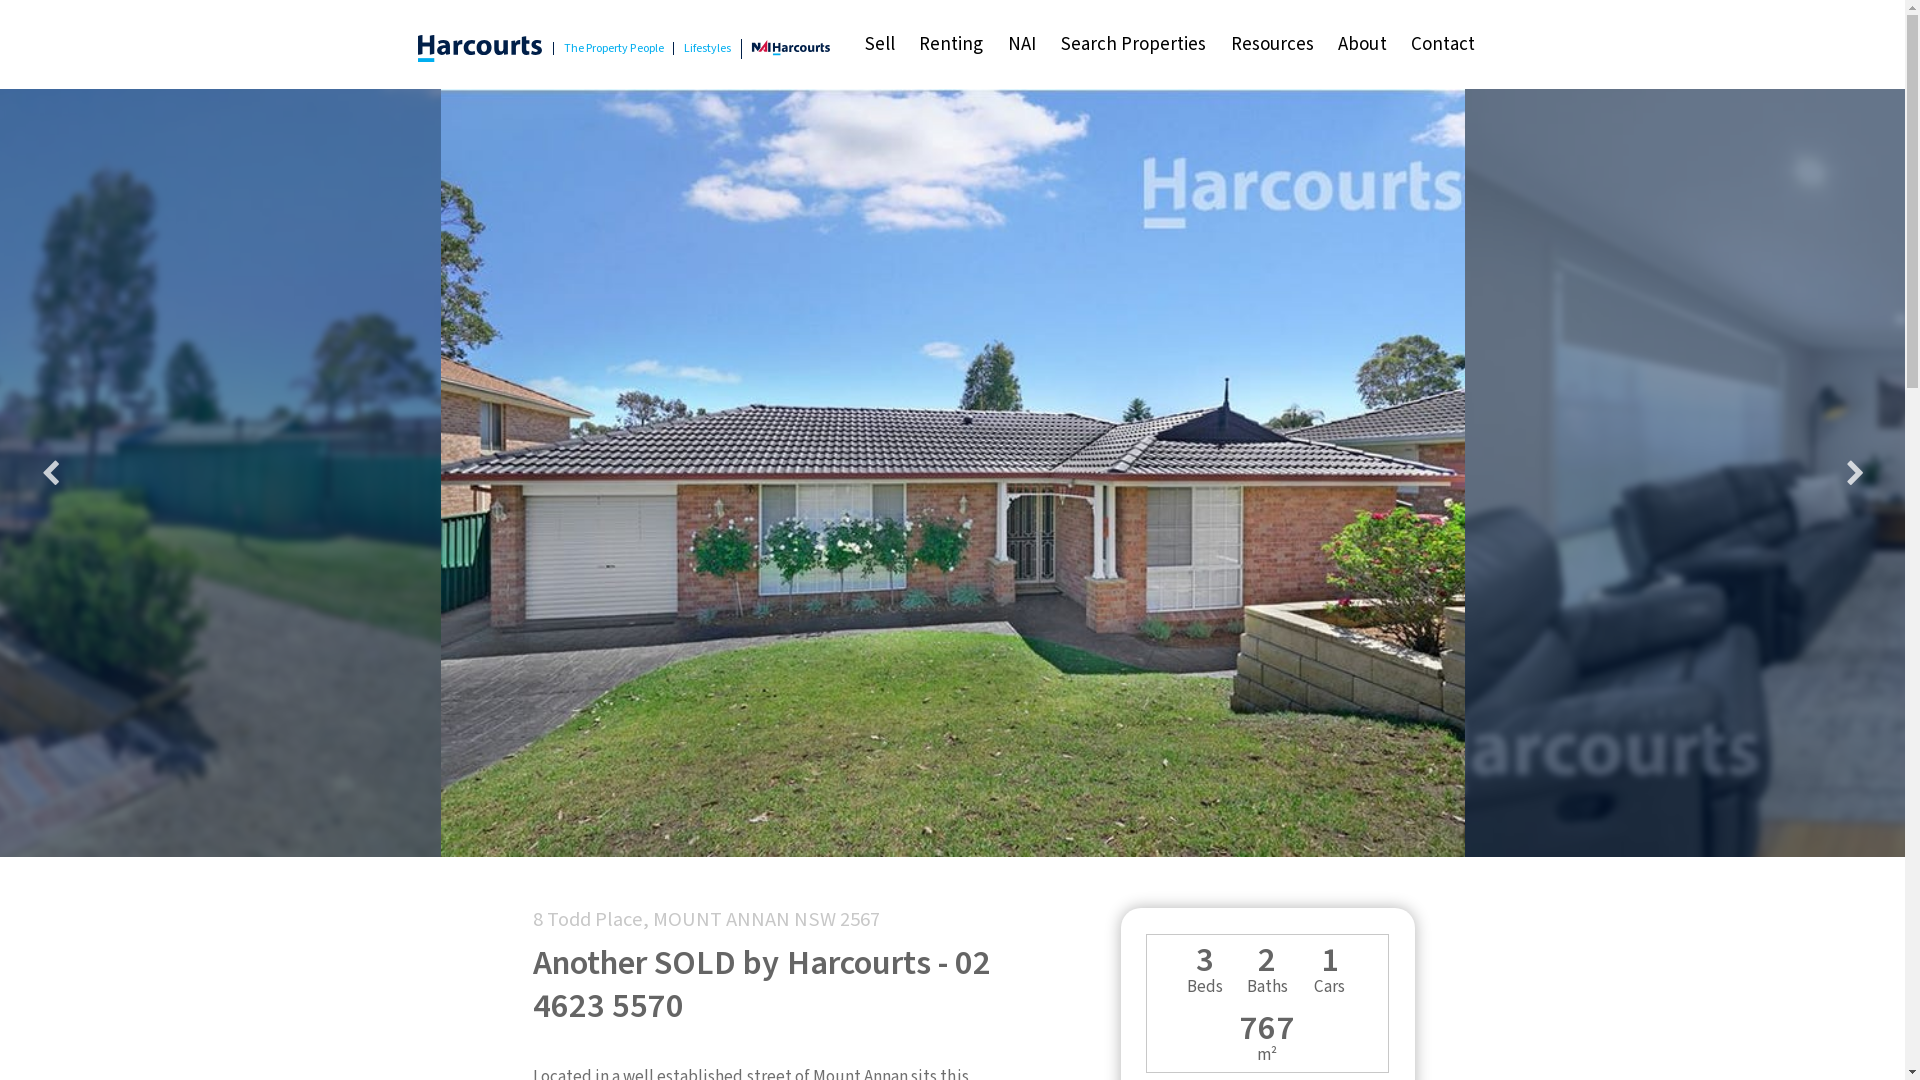  What do you see at coordinates (906, 45) in the screenshot?
I see `'Renting'` at bounding box center [906, 45].